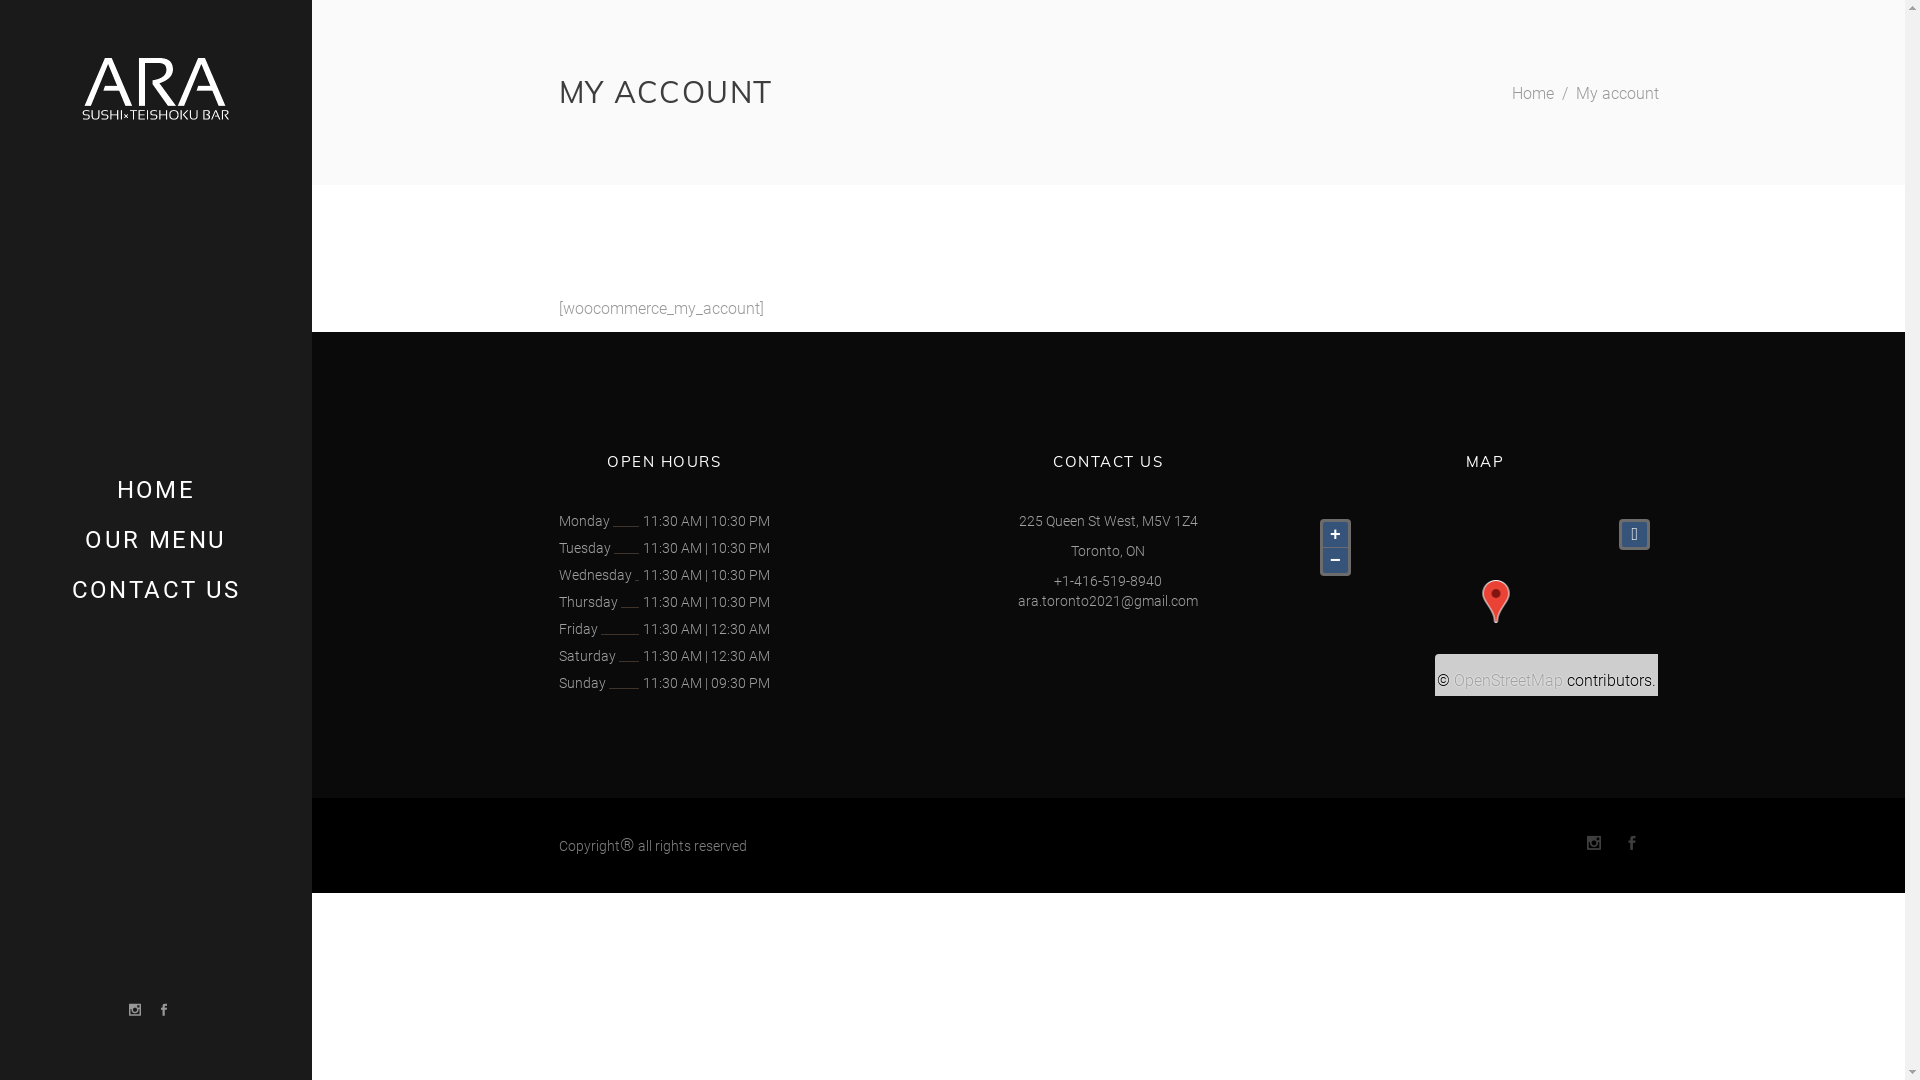  Describe the element at coordinates (155, 540) in the screenshot. I see `'OUR MENU'` at that location.